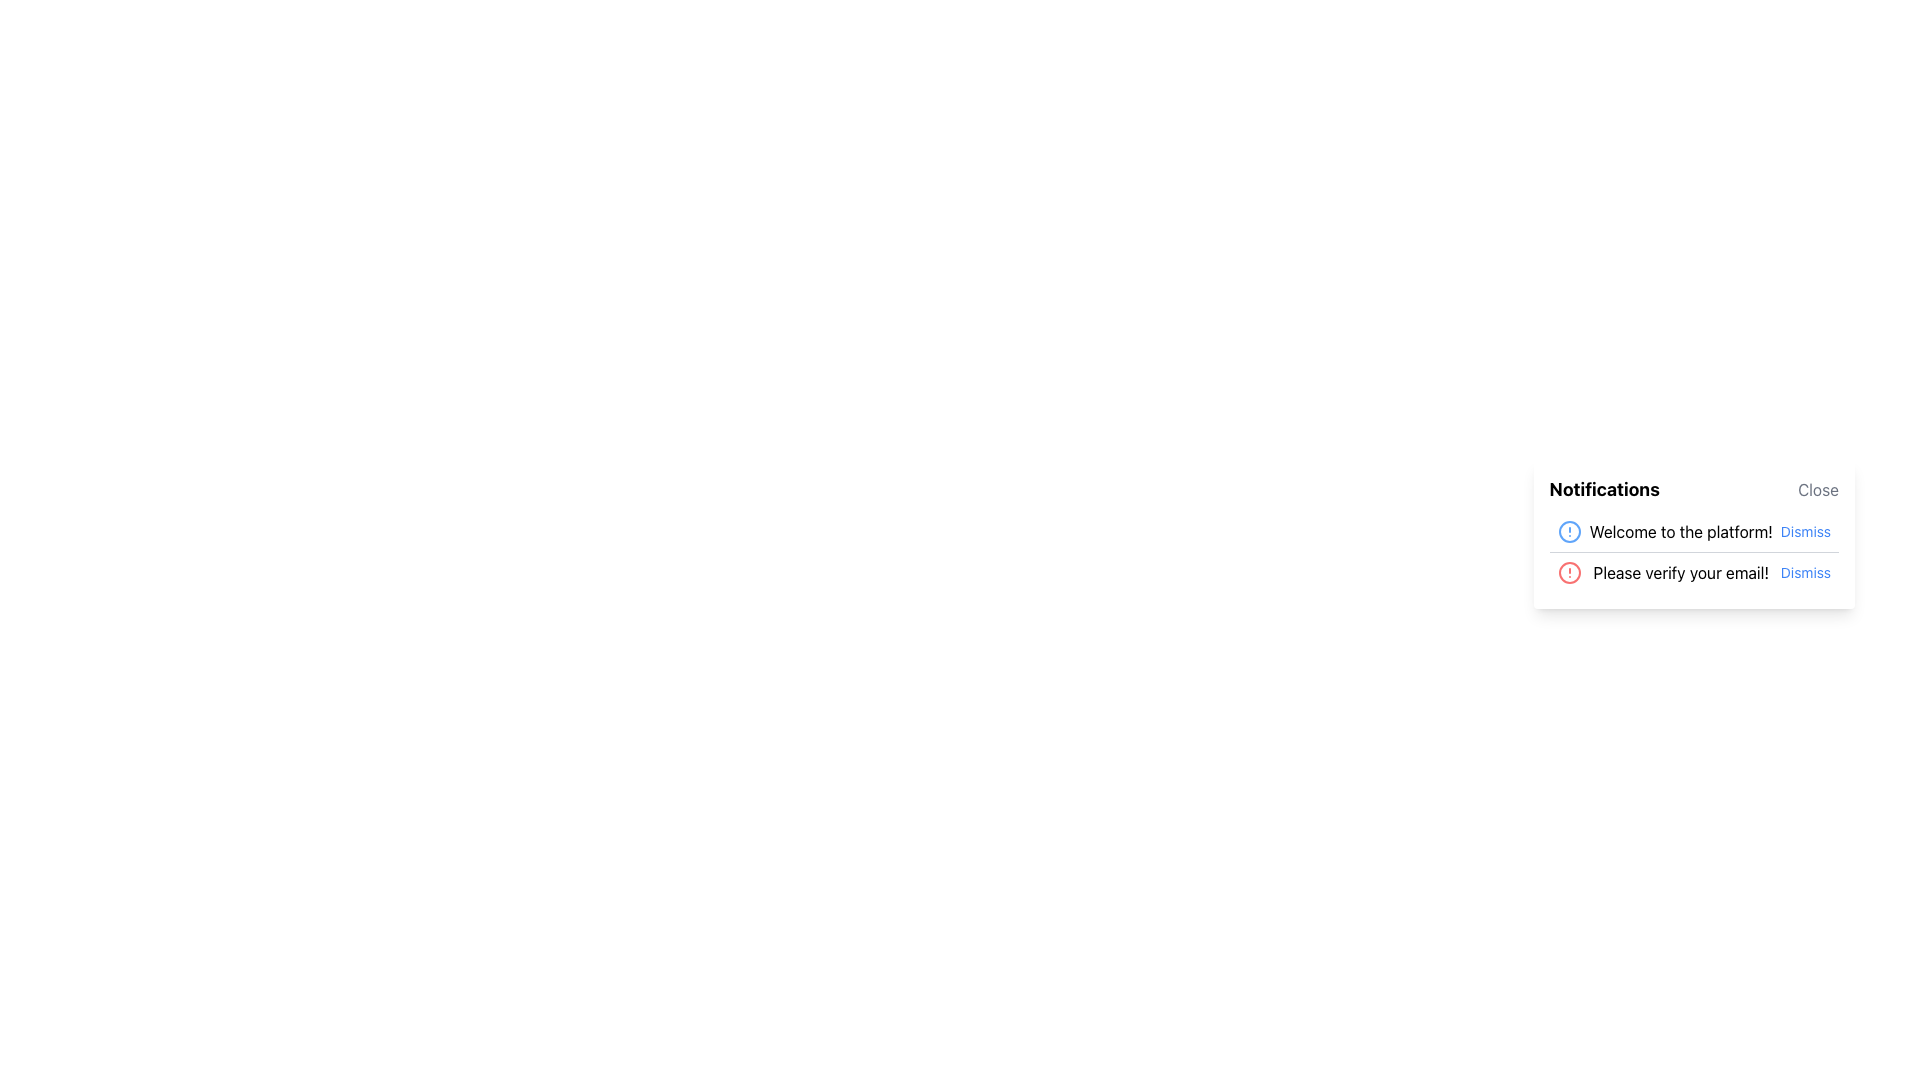 This screenshot has width=1920, height=1080. I want to click on the text element displaying 'Please verify your email!' which is located in the second row of the notification list, between an alert icon and a dismiss link, so click(1680, 573).